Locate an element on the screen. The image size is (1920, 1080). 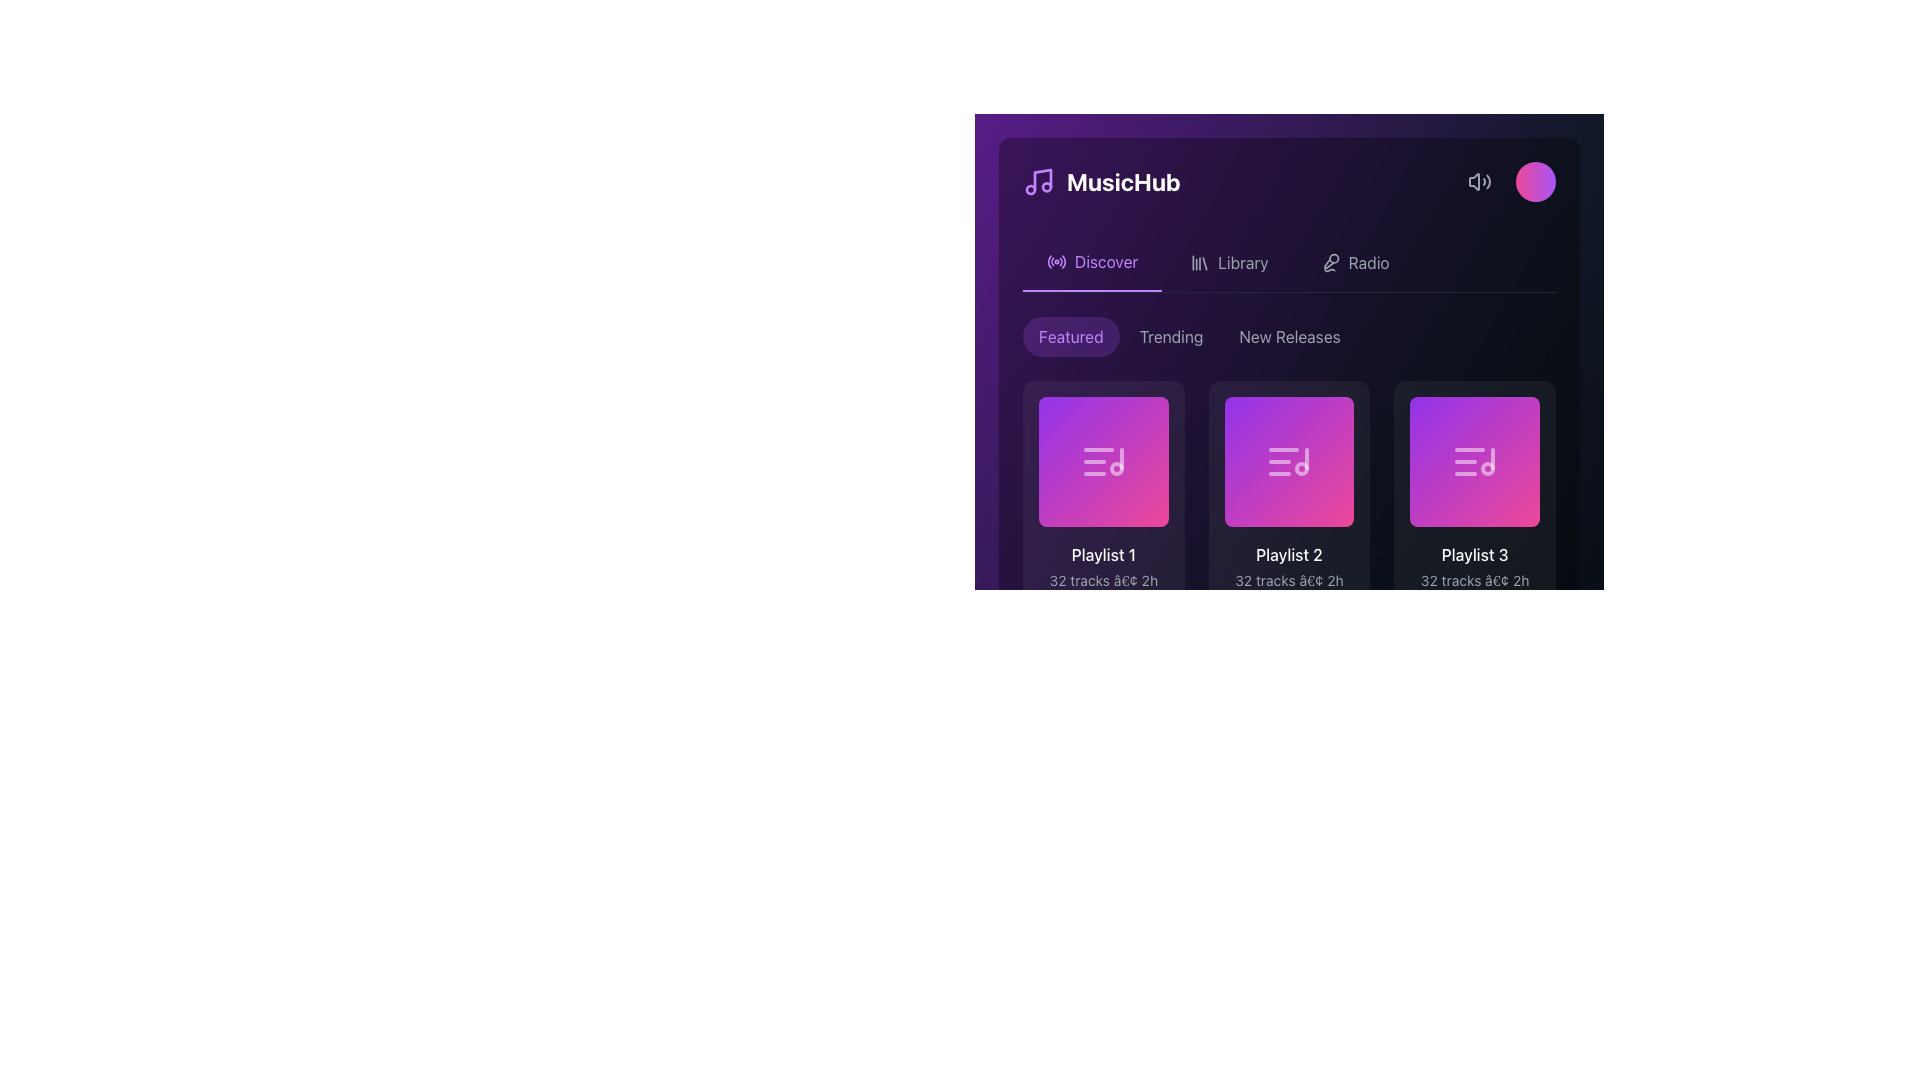
text label that informs users about the duration and number of tracks in the playlist, located under 'Playlist 3' is located at coordinates (1475, 589).